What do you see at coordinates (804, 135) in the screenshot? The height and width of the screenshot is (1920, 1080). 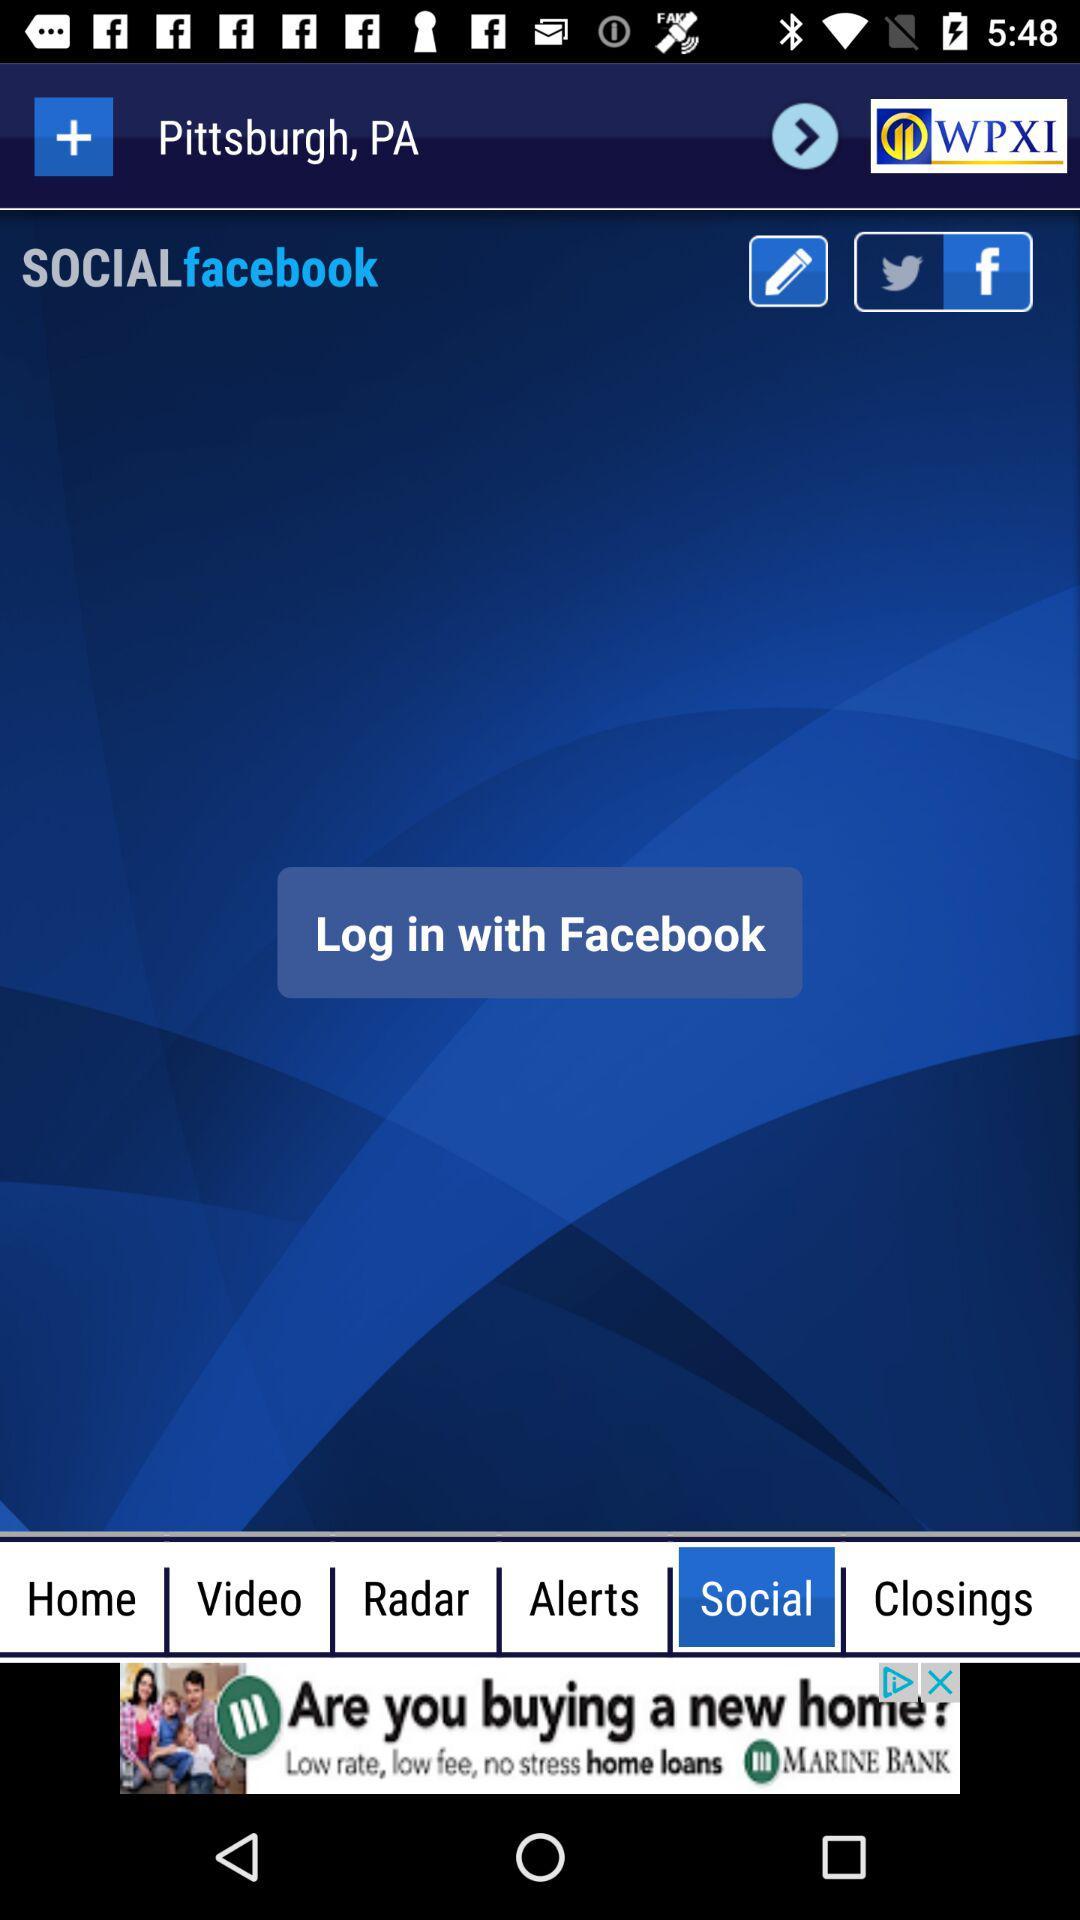 I see `the arrow_forward icon` at bounding box center [804, 135].